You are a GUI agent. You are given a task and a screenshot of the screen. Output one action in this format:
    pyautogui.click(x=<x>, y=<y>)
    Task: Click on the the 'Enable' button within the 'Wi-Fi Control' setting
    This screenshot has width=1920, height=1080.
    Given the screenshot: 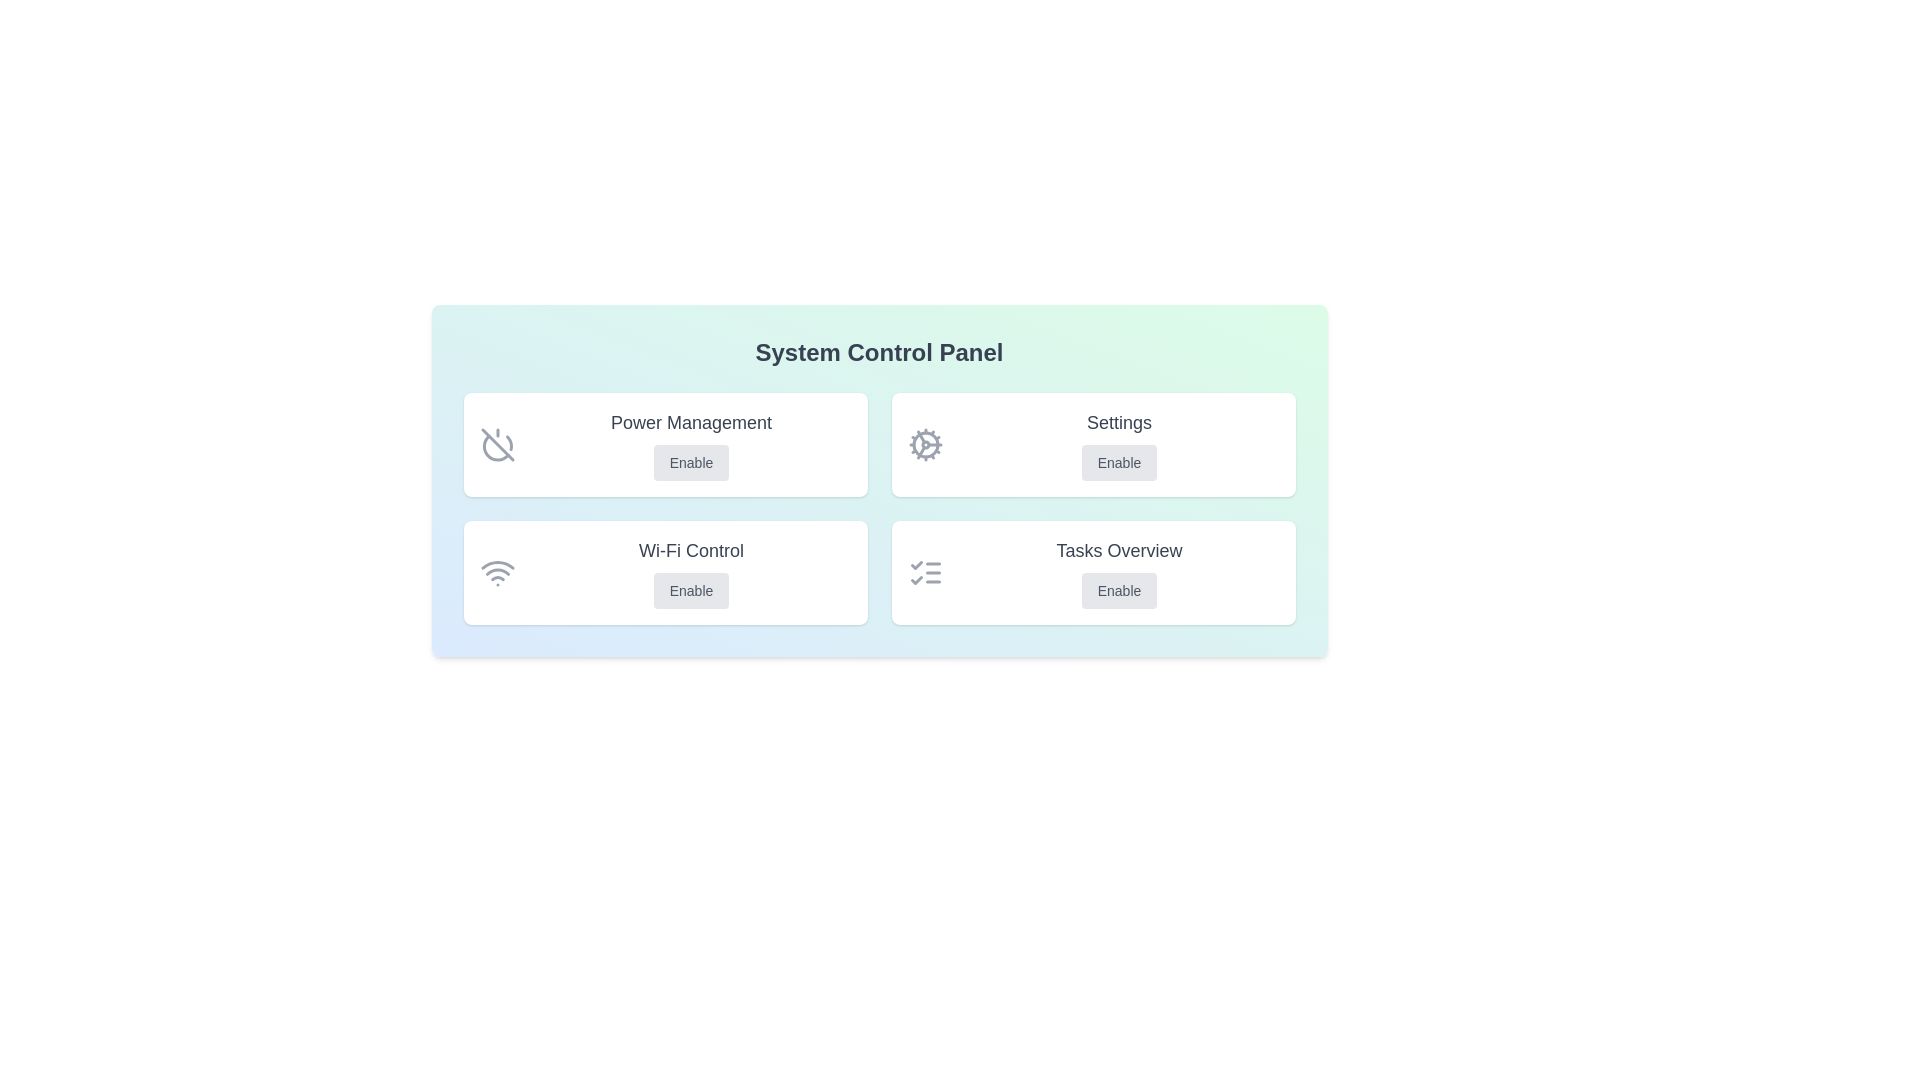 What is the action you would take?
    pyautogui.click(x=691, y=573)
    